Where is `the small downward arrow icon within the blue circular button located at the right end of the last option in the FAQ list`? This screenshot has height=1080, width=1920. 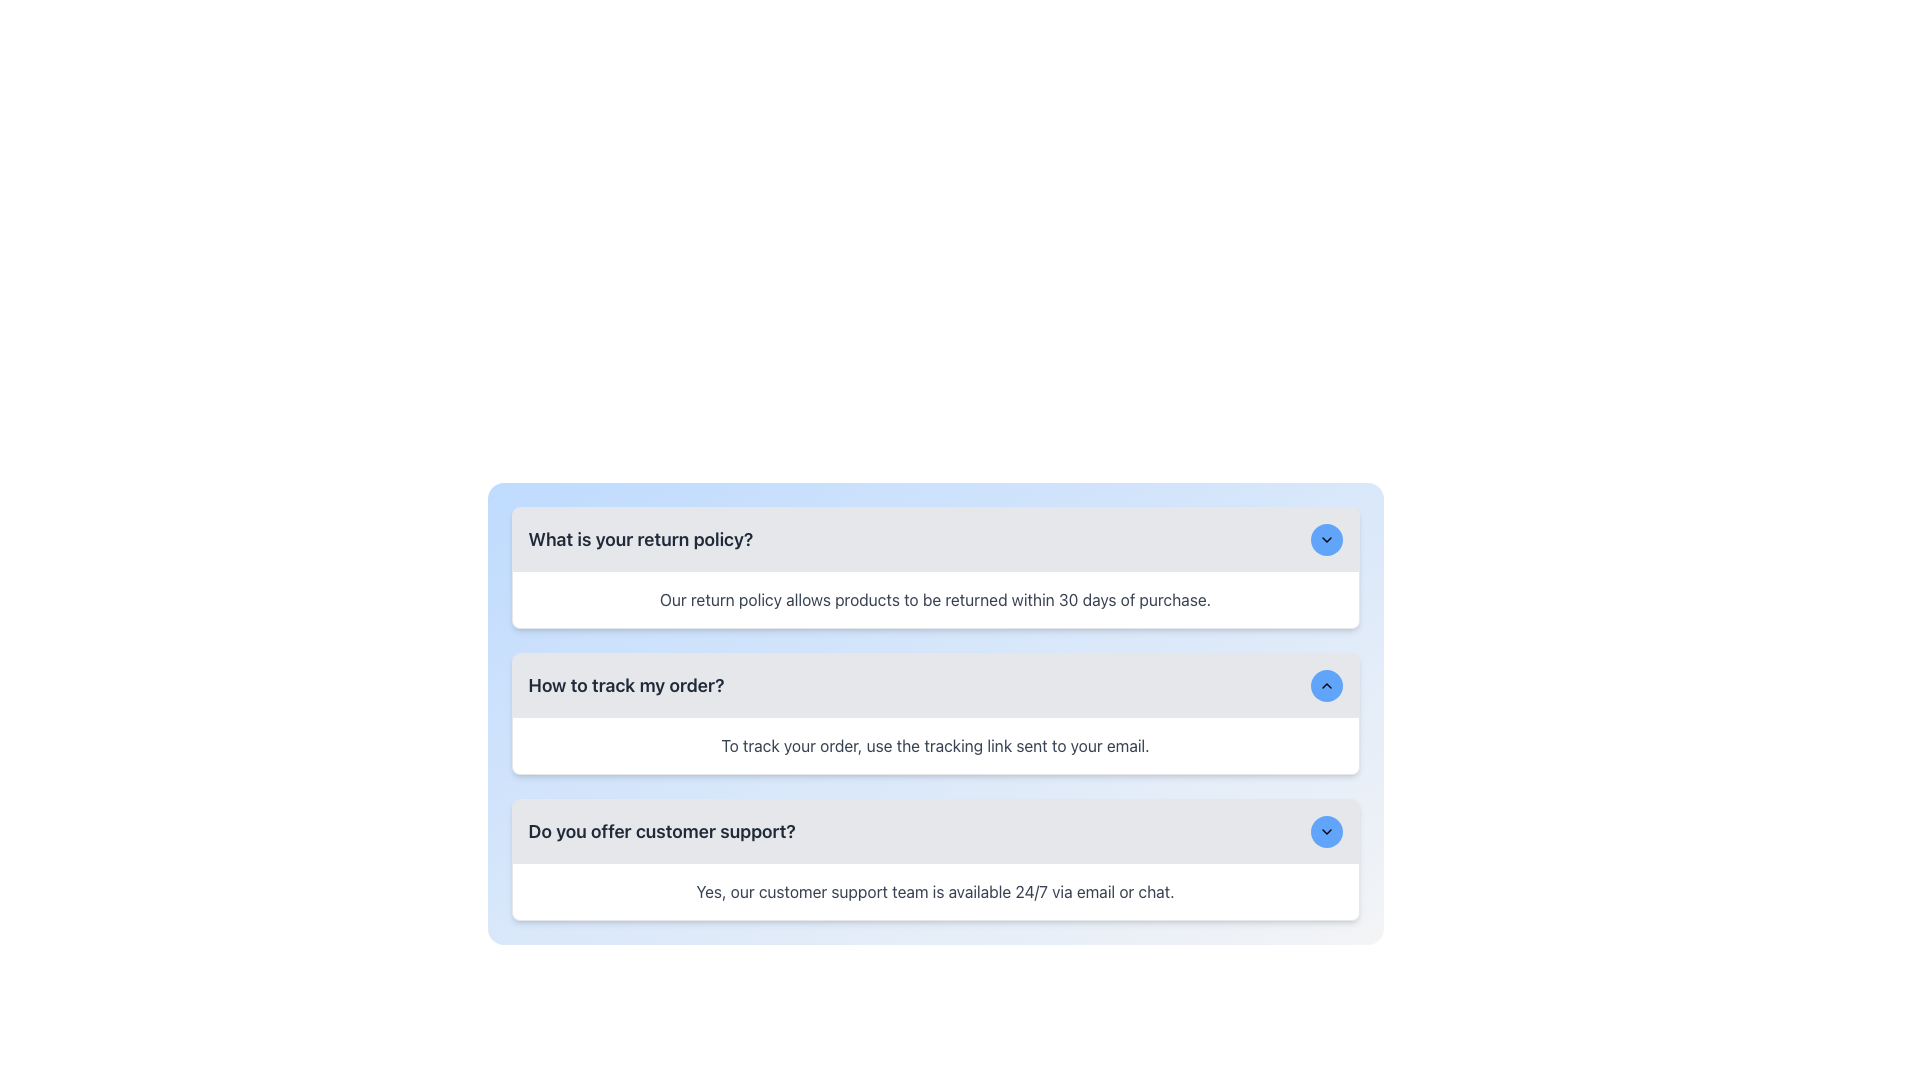
the small downward arrow icon within the blue circular button located at the right end of the last option in the FAQ list is located at coordinates (1326, 832).